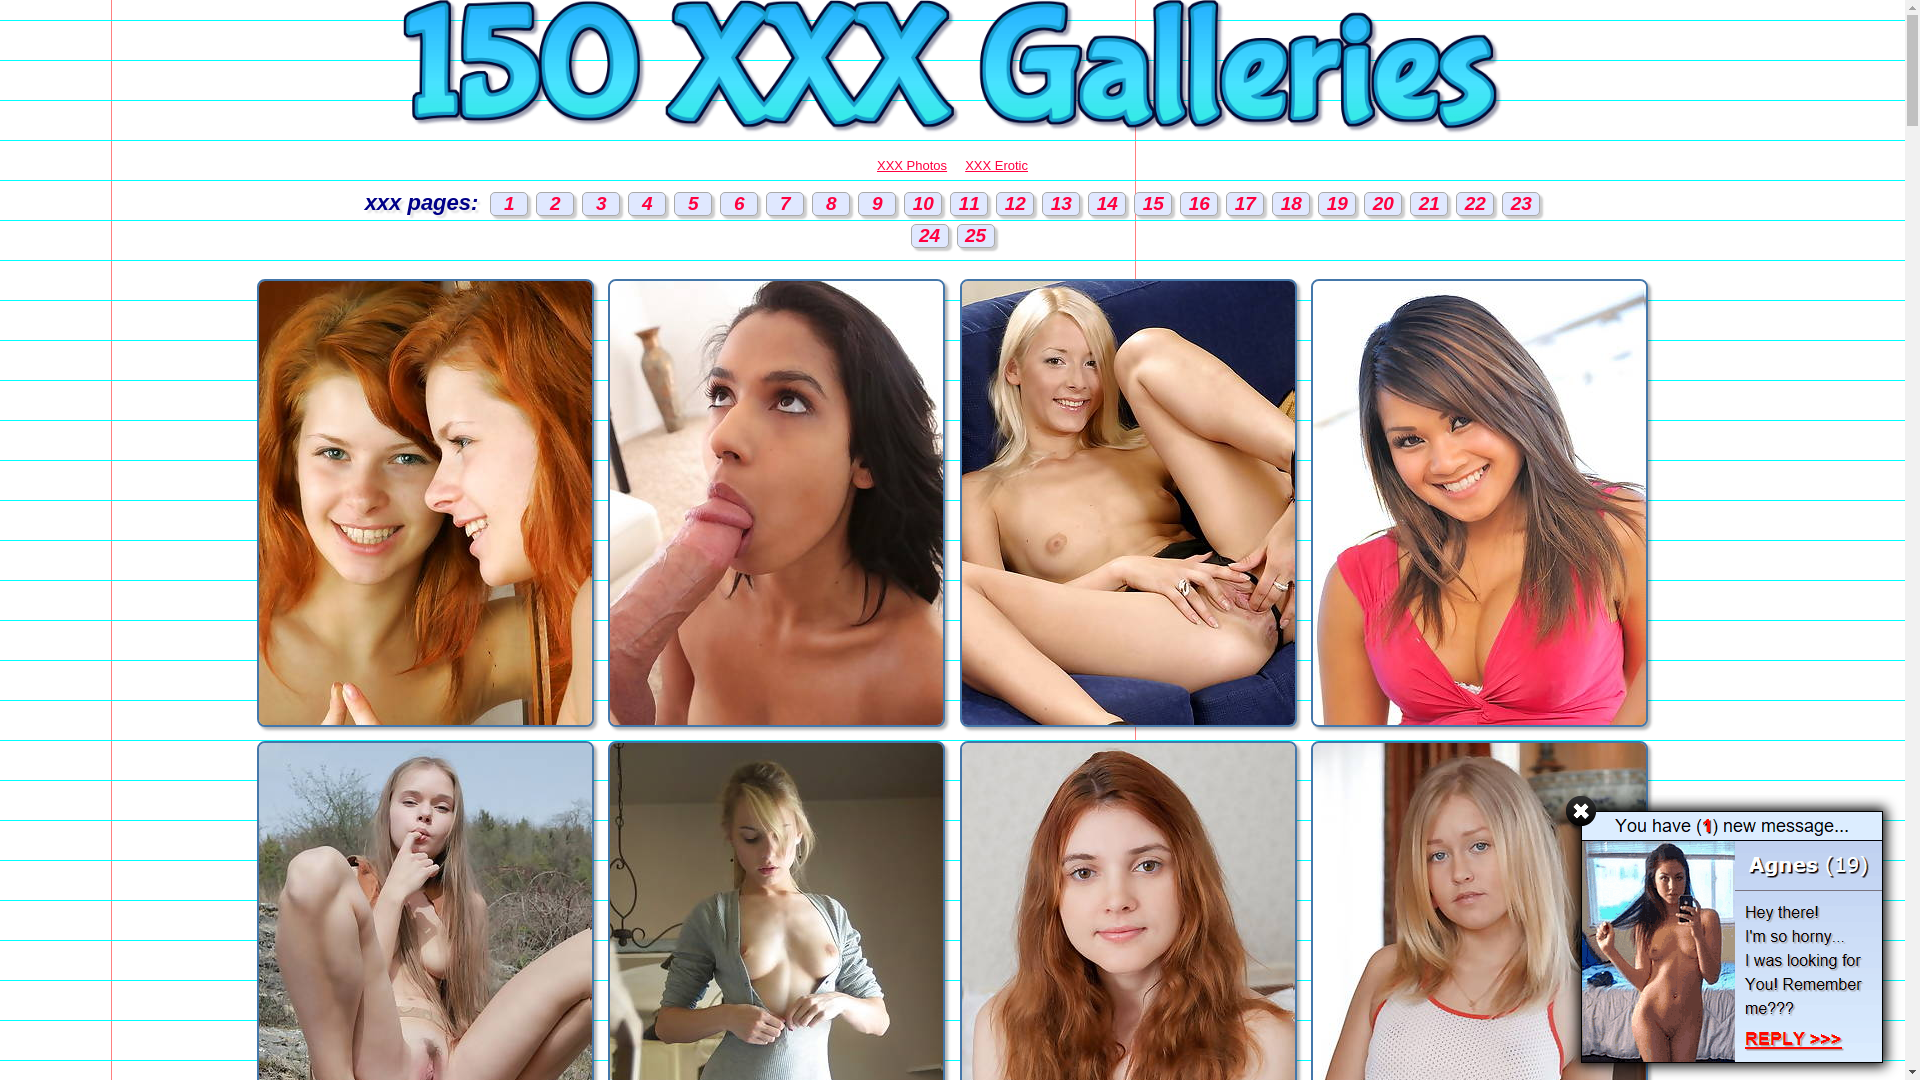  What do you see at coordinates (489, 204) in the screenshot?
I see `'1'` at bounding box center [489, 204].